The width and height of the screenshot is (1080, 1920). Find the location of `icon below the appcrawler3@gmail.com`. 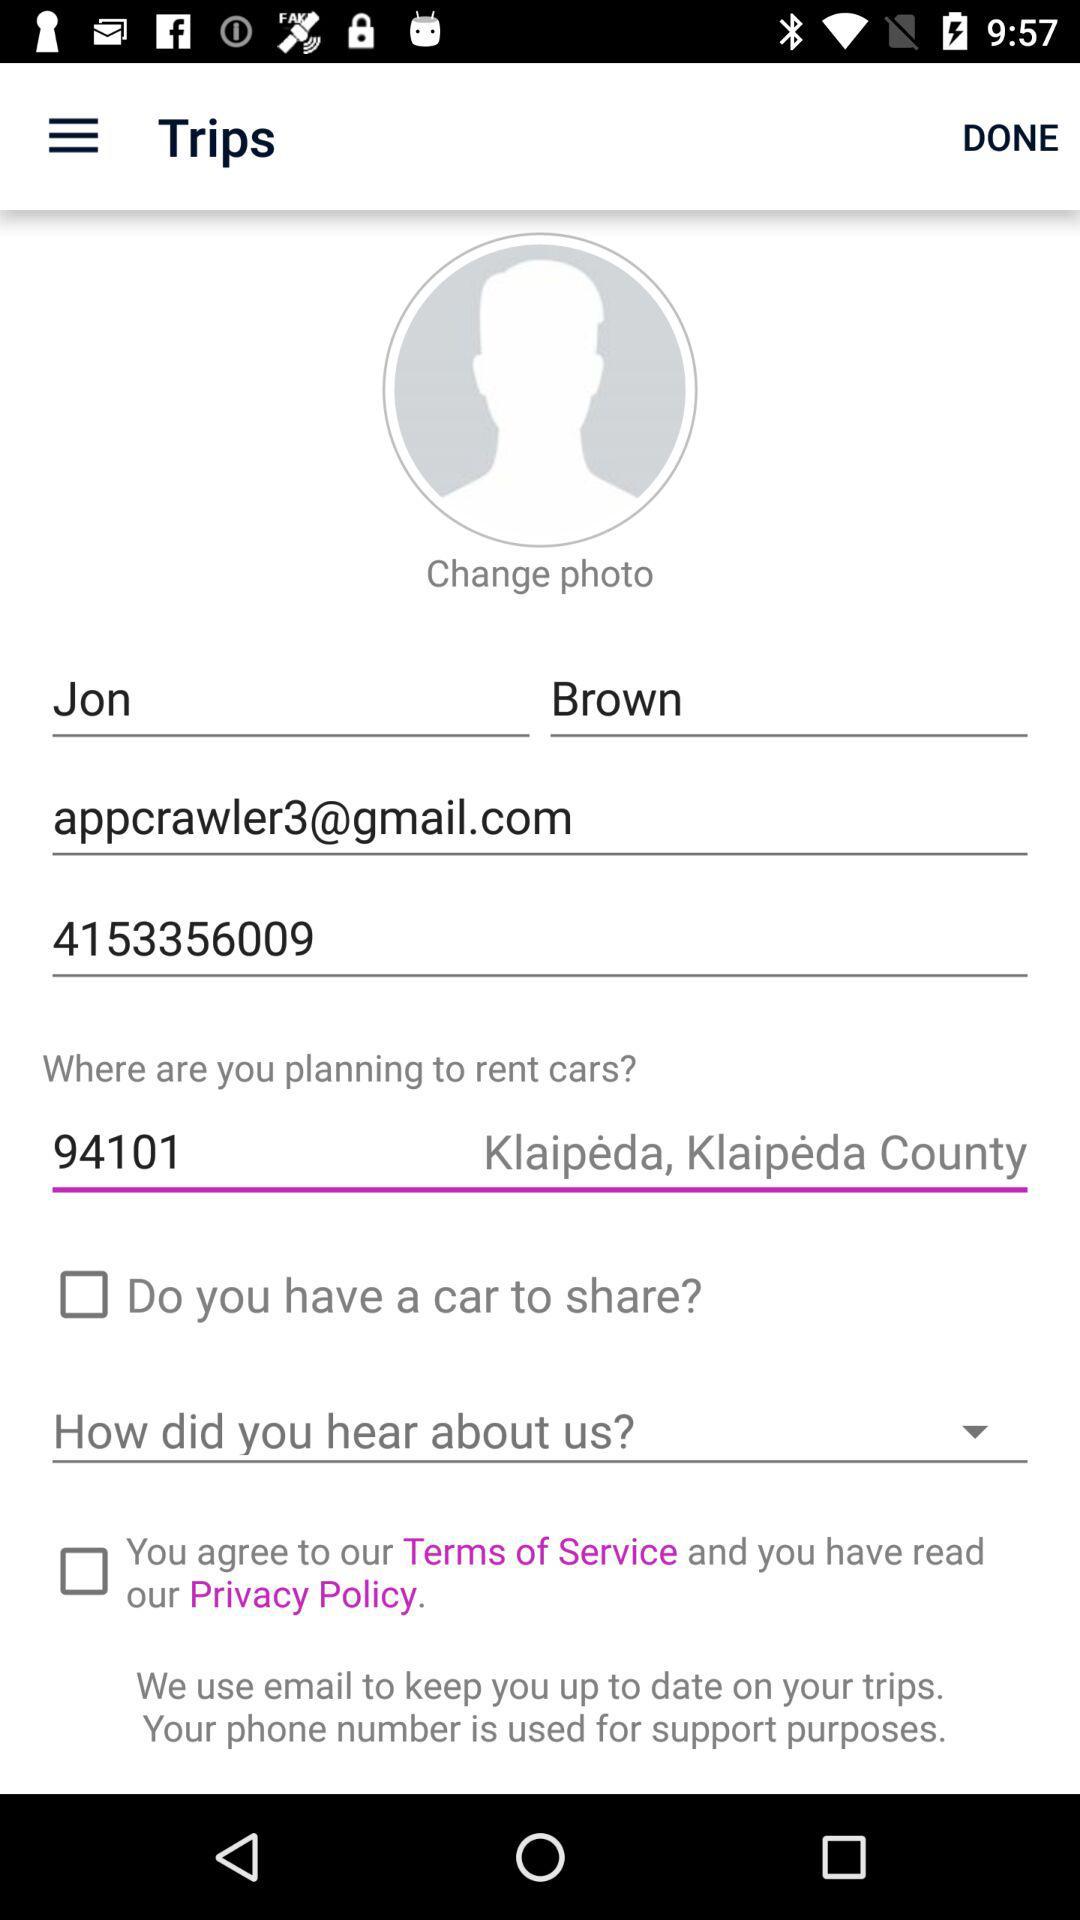

icon below the appcrawler3@gmail.com is located at coordinates (540, 937).